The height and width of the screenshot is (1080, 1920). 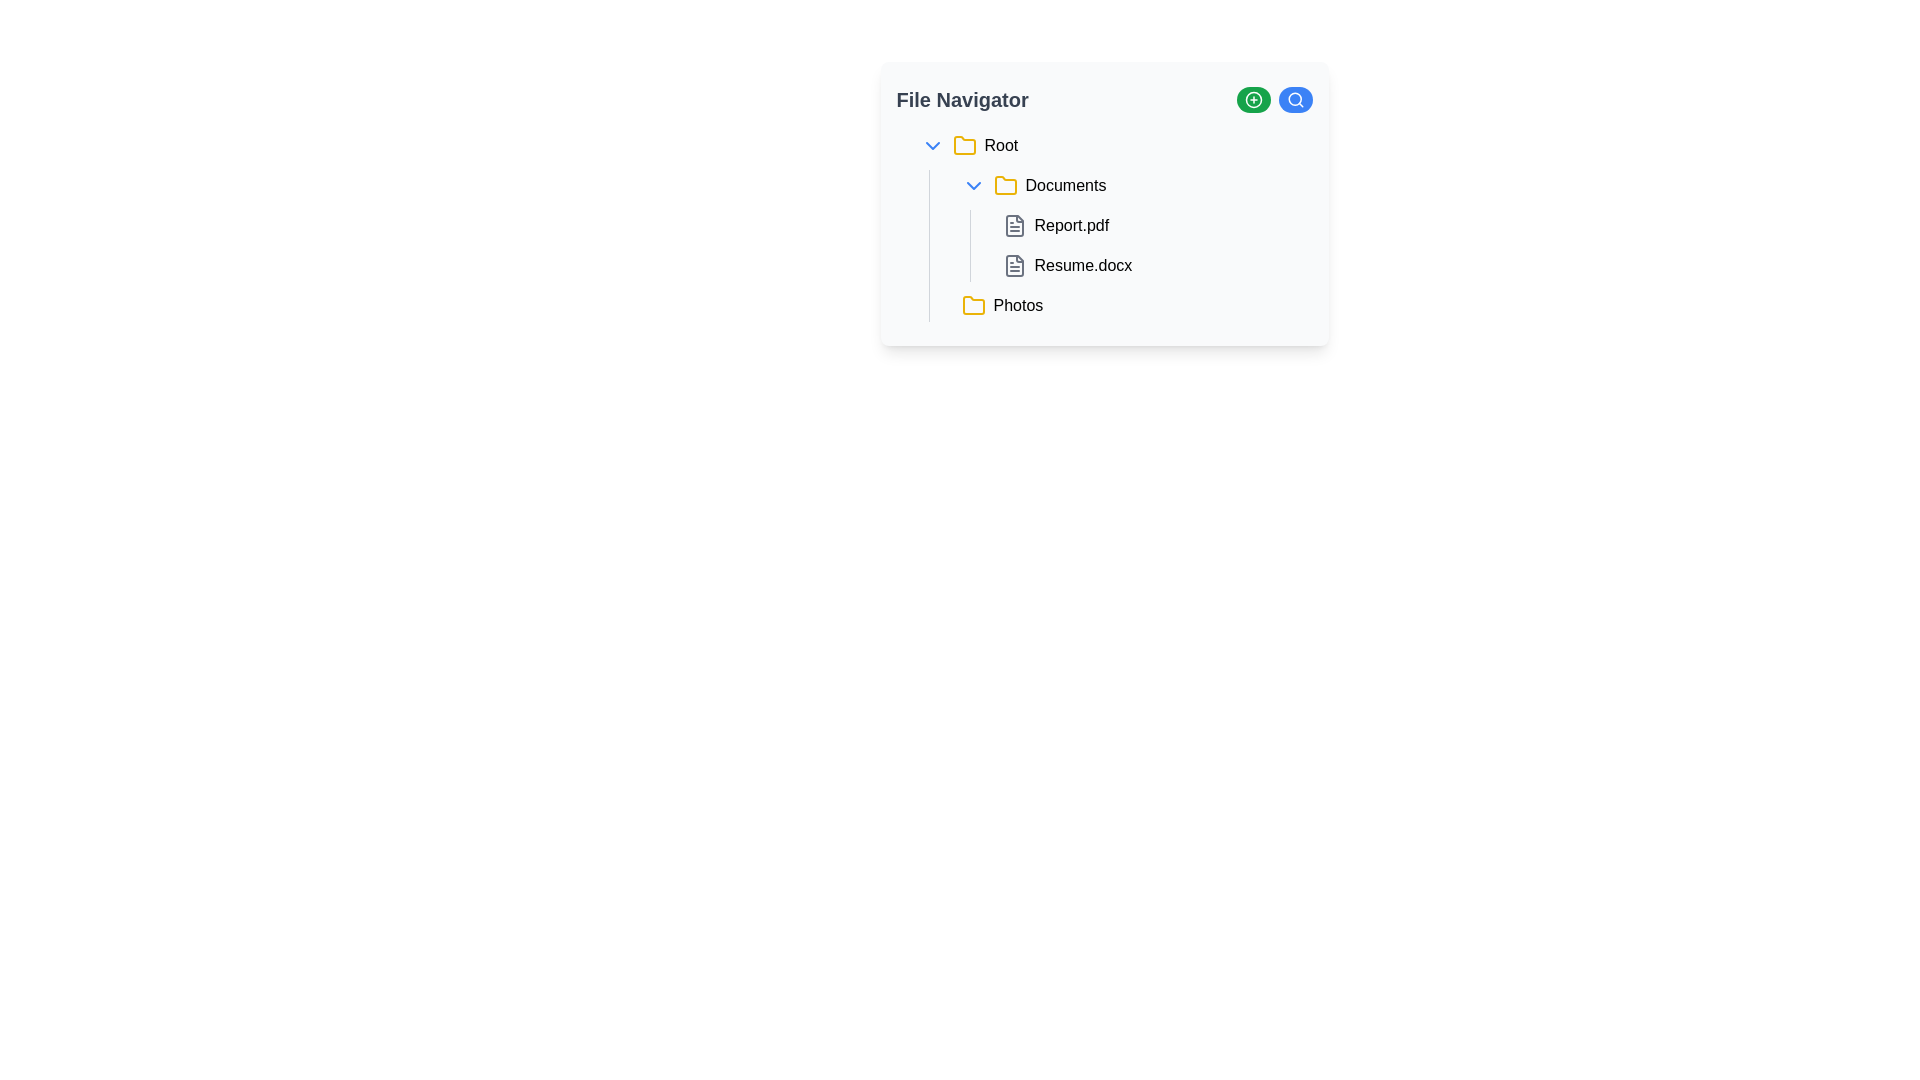 I want to click on the search button located in the top-right corner of the 'File Navigator' panel to initiate a search, so click(x=1295, y=100).